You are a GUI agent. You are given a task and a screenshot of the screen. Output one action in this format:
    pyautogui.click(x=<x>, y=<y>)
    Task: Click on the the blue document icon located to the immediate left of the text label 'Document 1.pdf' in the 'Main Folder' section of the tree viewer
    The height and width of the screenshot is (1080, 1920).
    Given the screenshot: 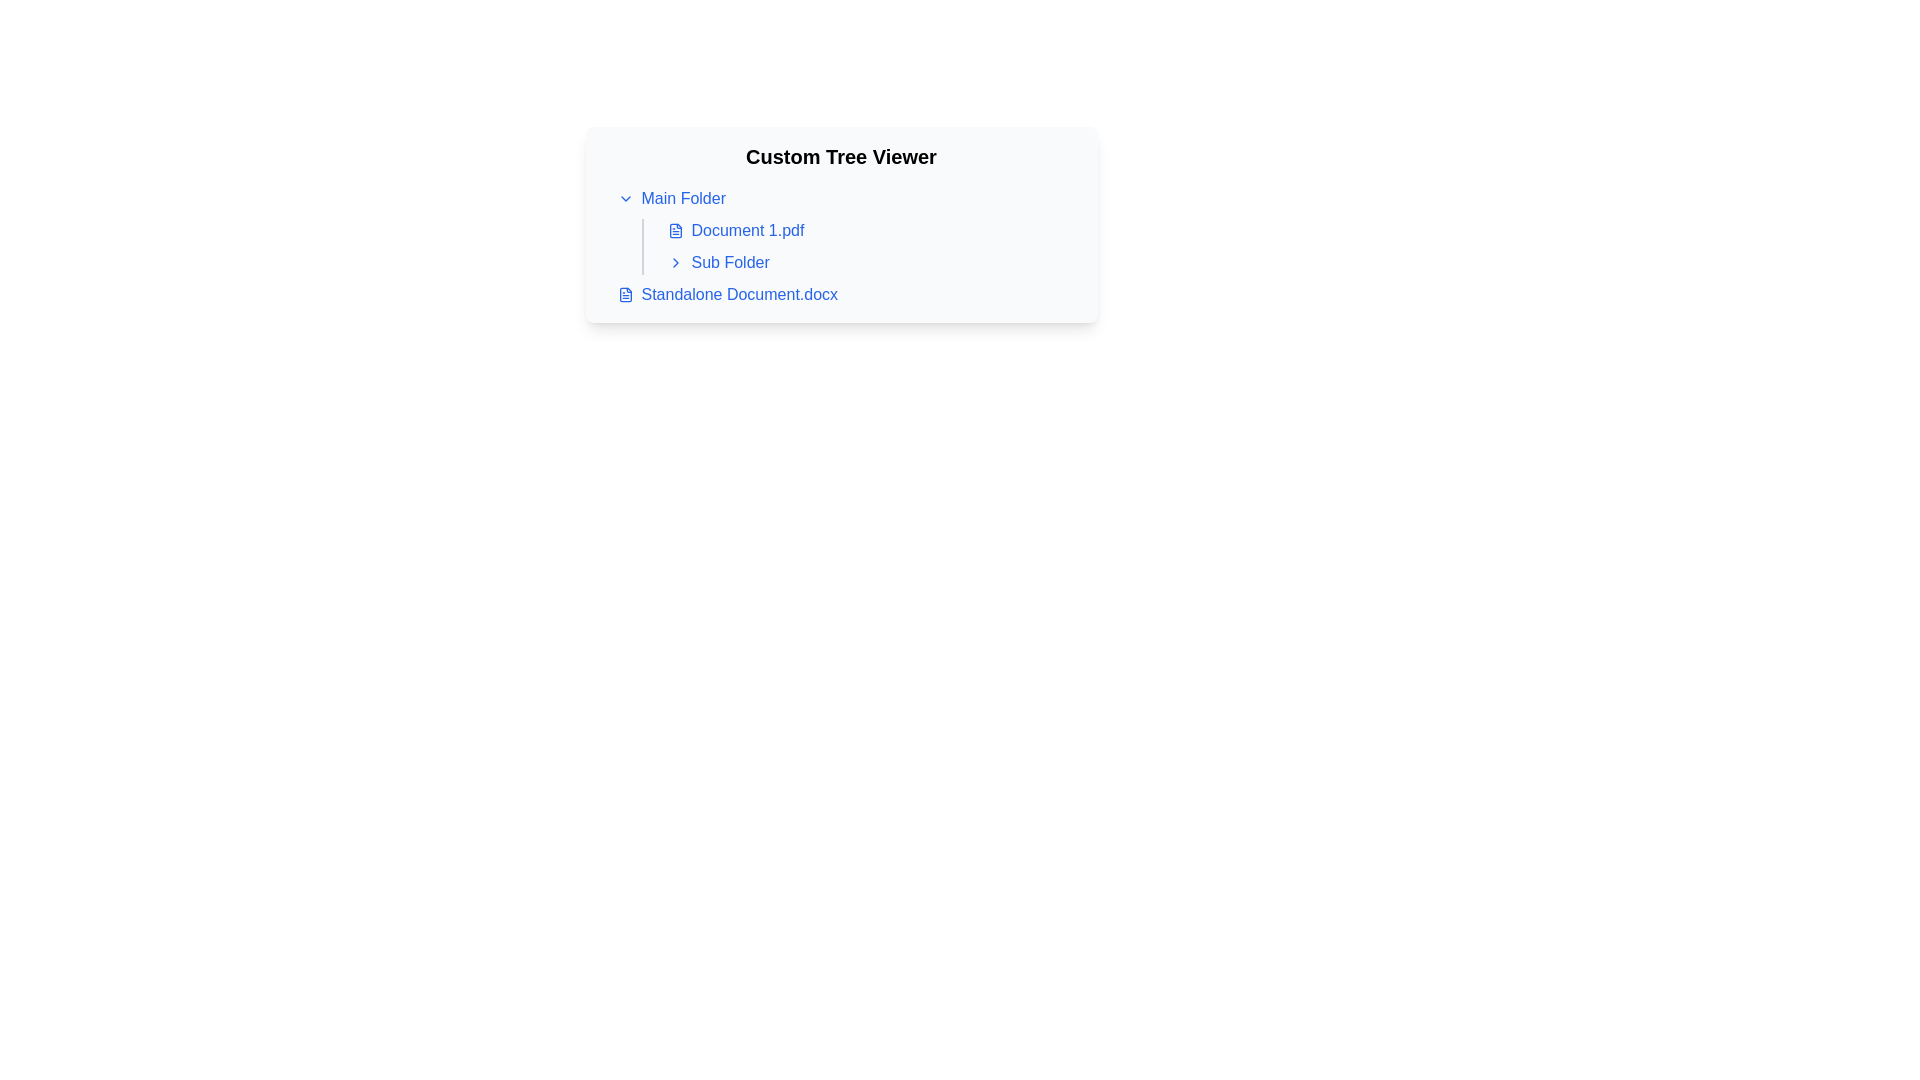 What is the action you would take?
    pyautogui.click(x=675, y=230)
    